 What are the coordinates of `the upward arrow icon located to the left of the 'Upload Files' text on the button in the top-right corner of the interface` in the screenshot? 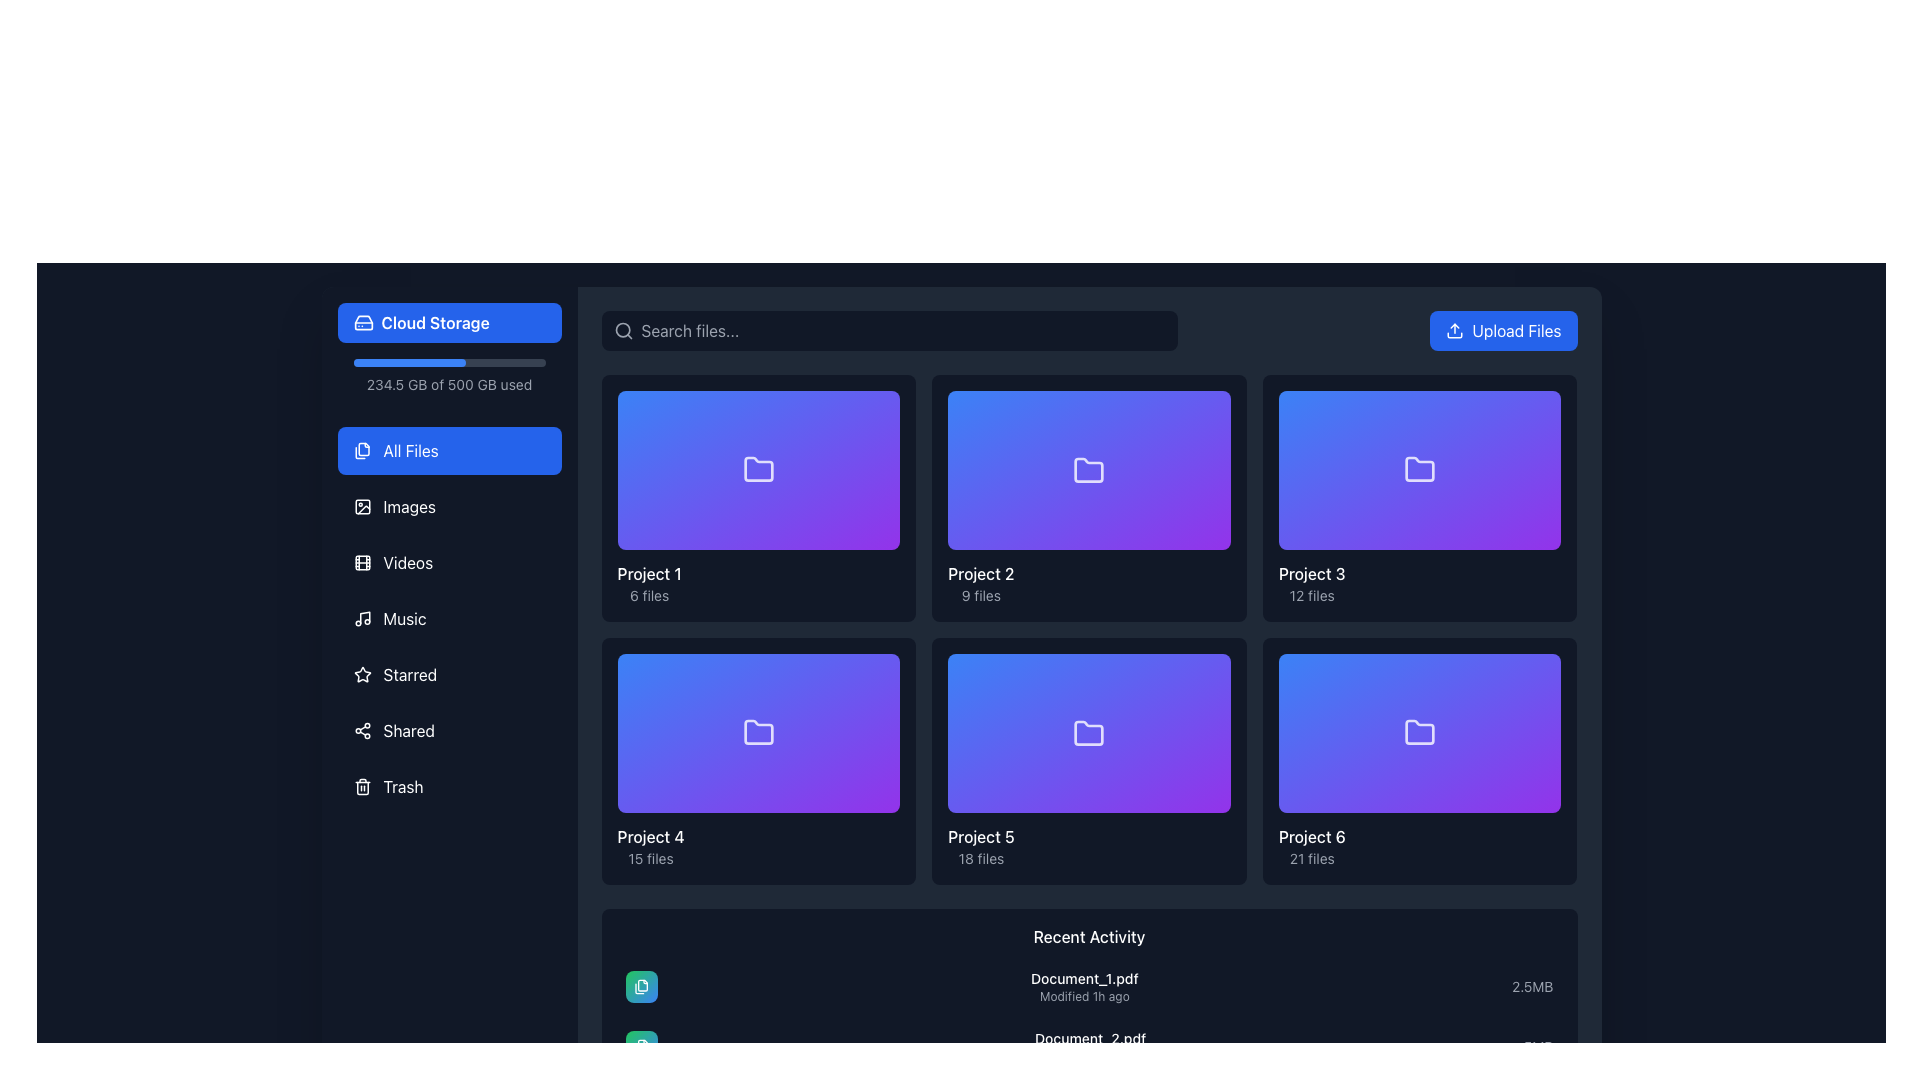 It's located at (1455, 330).